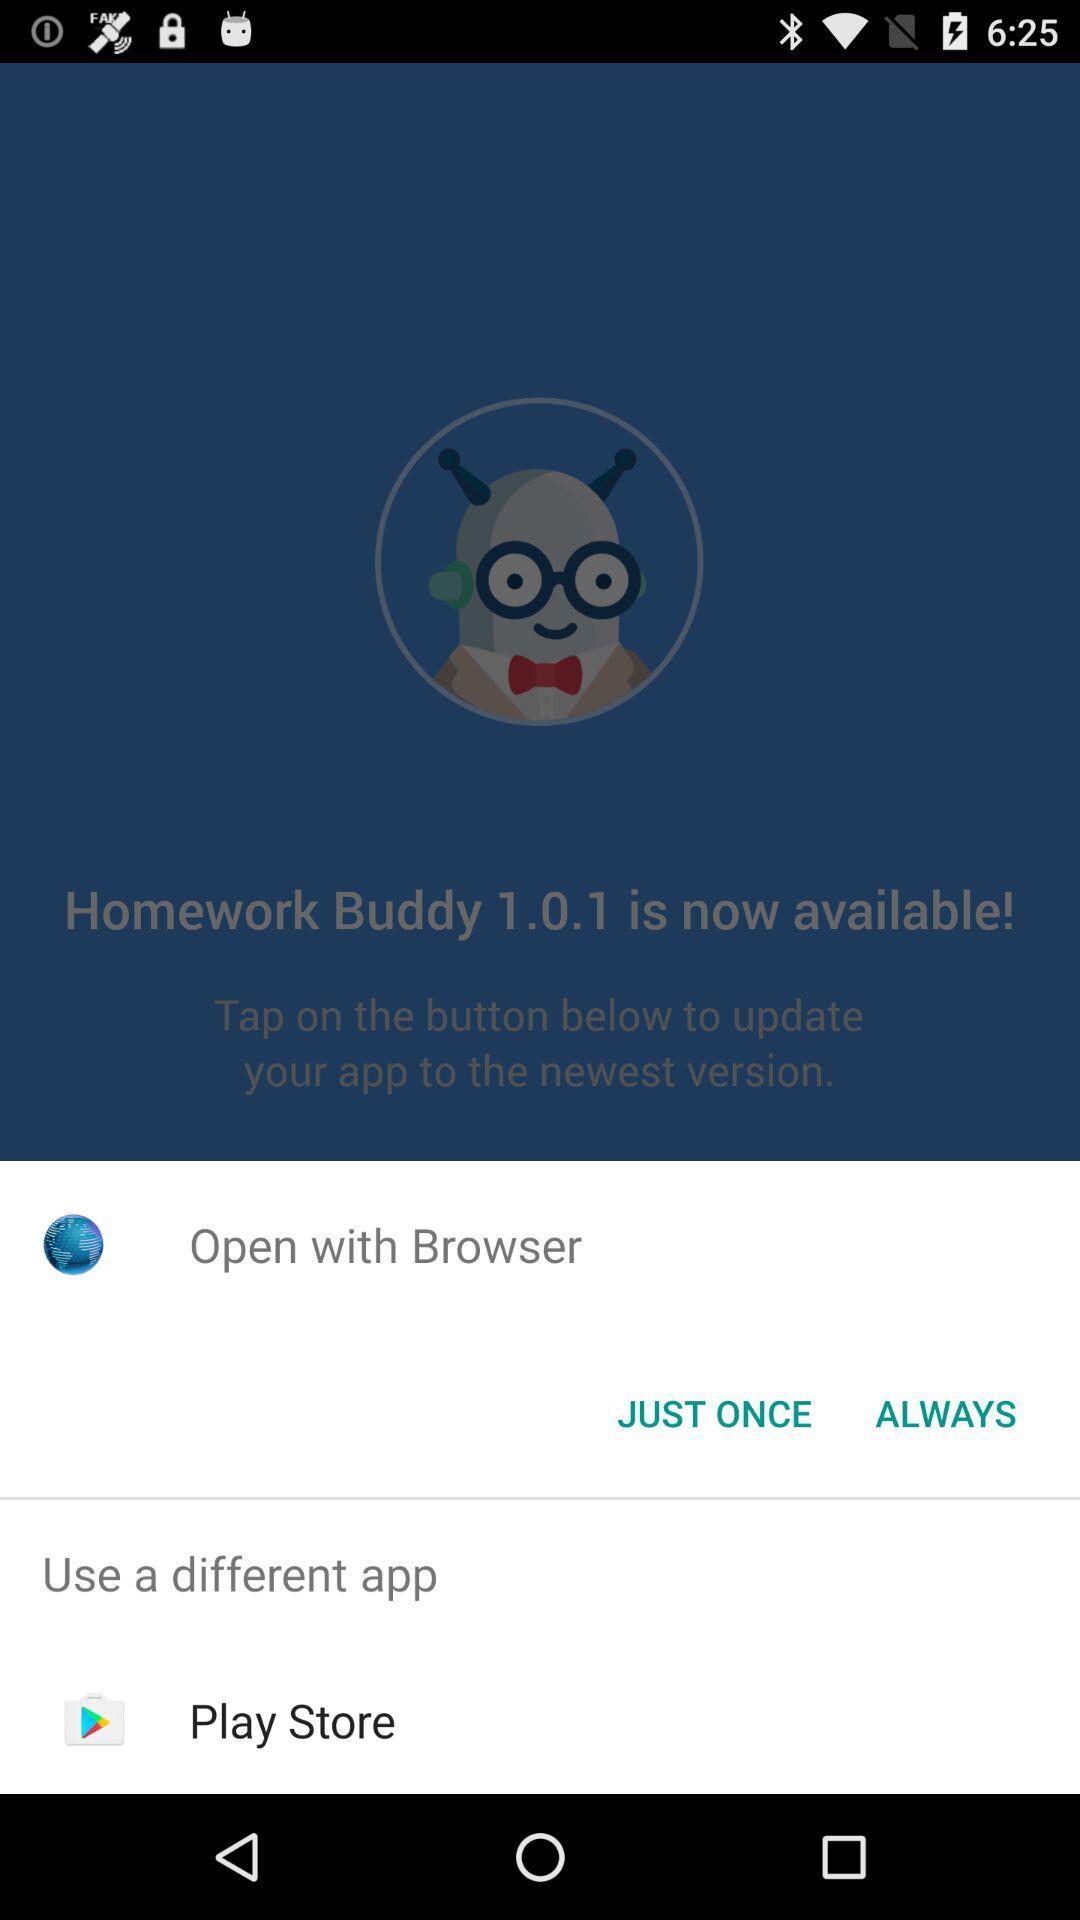 Image resolution: width=1080 pixels, height=1920 pixels. Describe the element at coordinates (945, 1411) in the screenshot. I see `button at the bottom right corner` at that location.